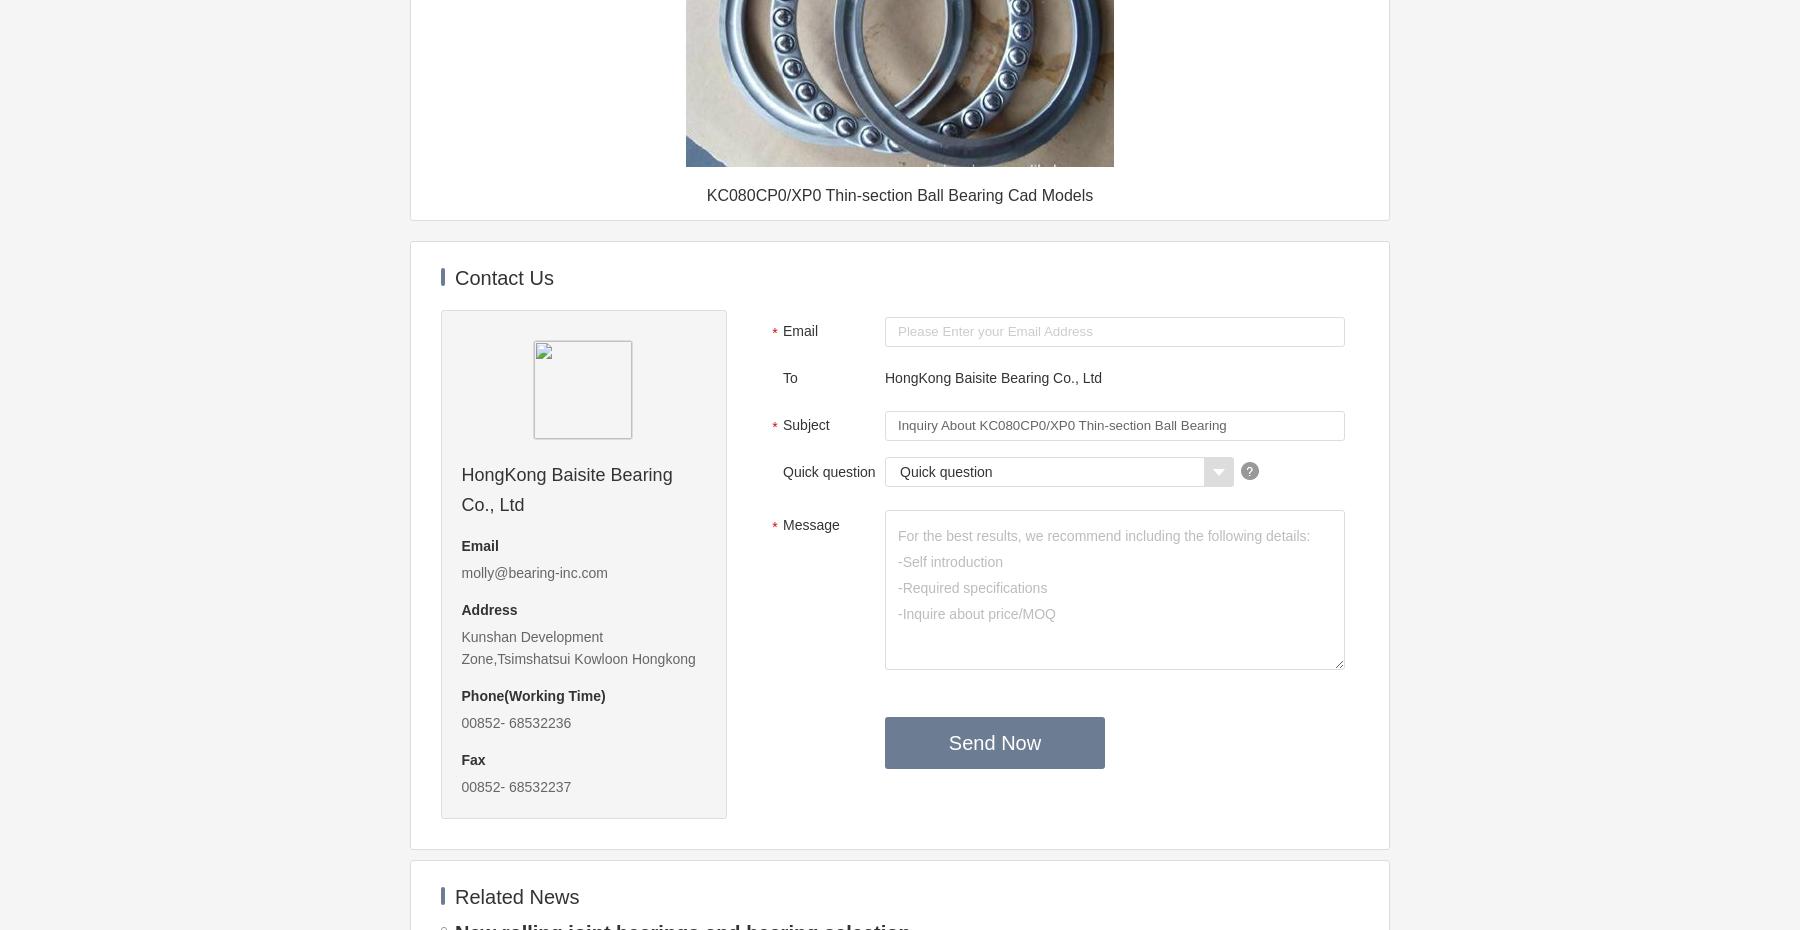  What do you see at coordinates (993, 742) in the screenshot?
I see `'Send Now'` at bounding box center [993, 742].